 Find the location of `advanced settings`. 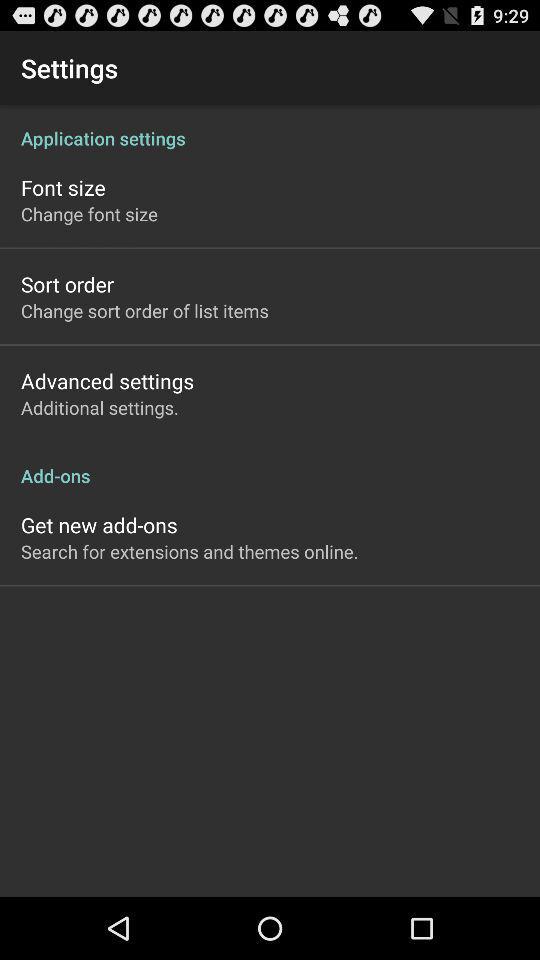

advanced settings is located at coordinates (107, 380).